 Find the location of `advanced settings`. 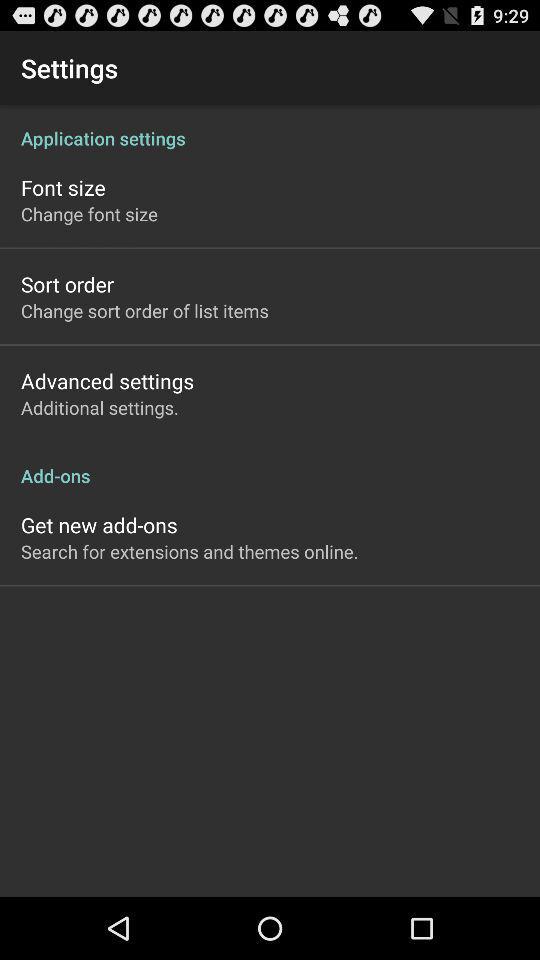

advanced settings is located at coordinates (107, 380).